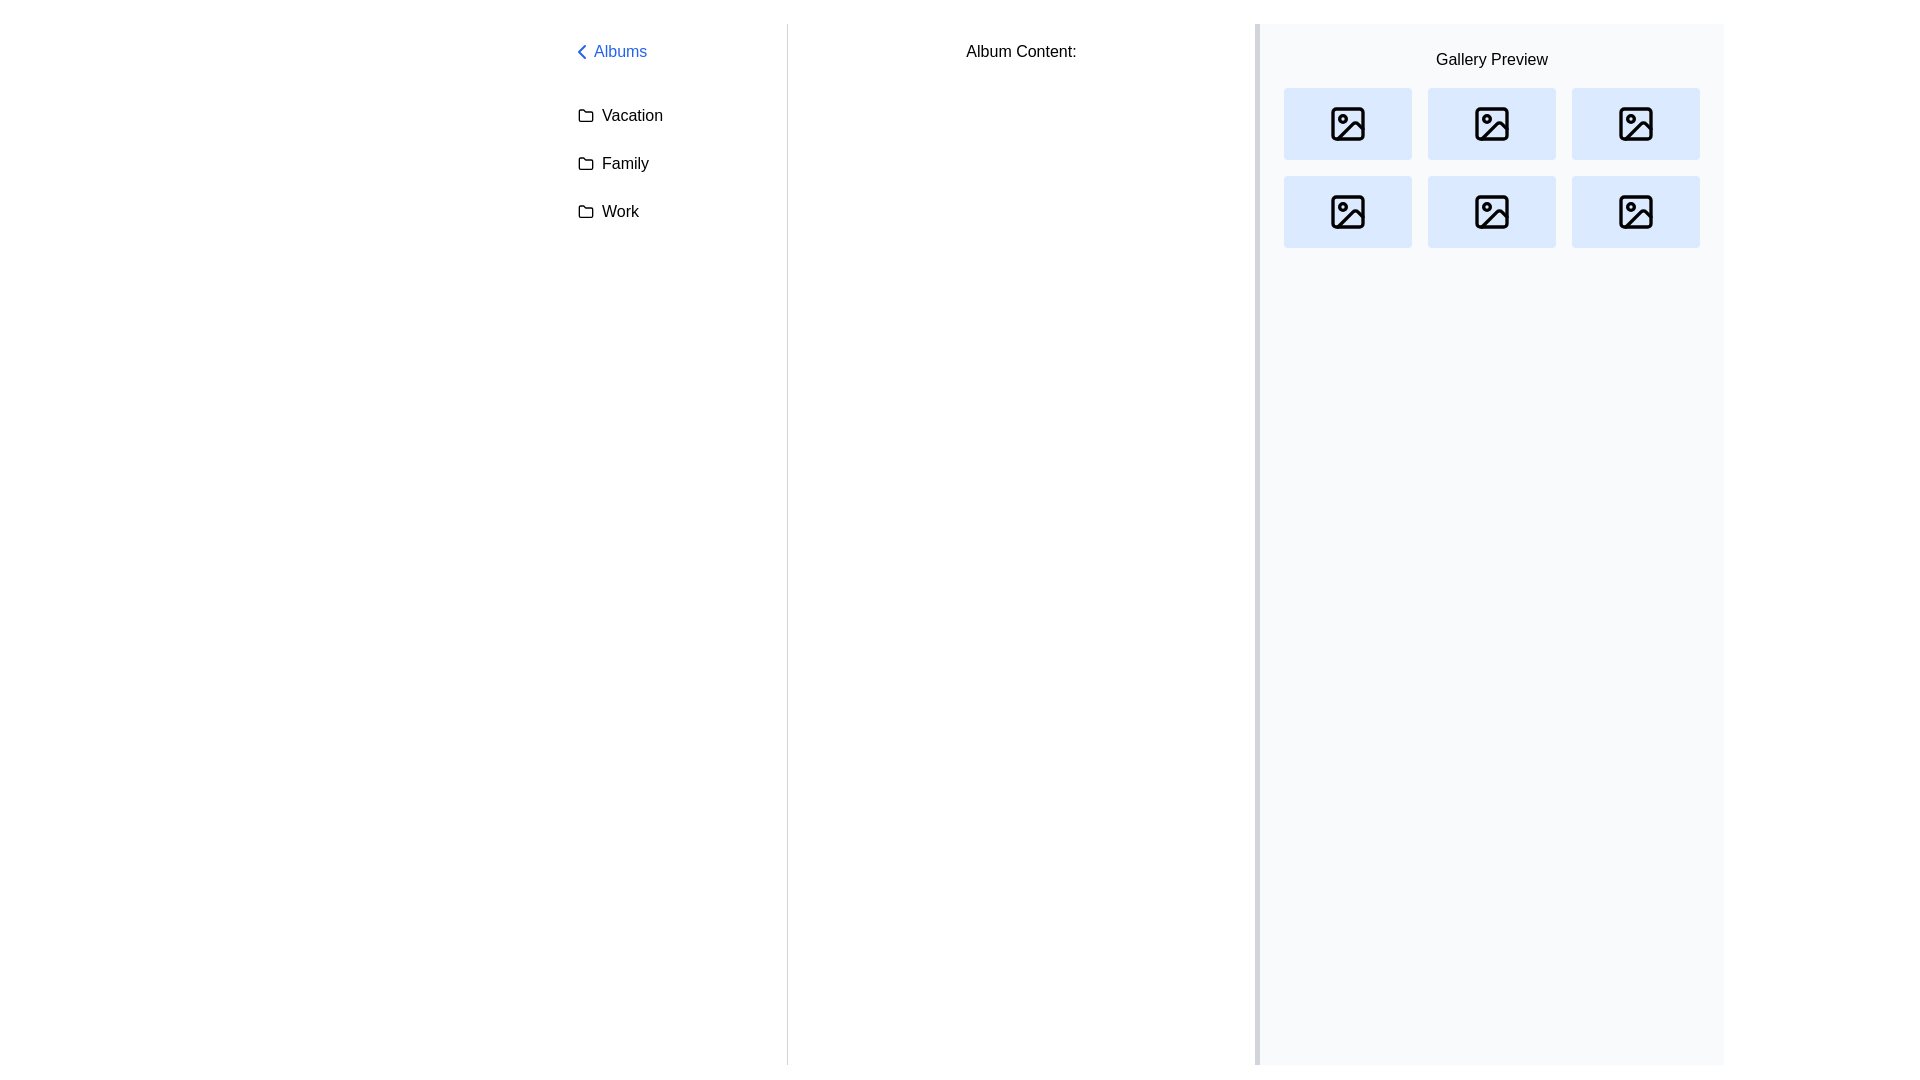 The image size is (1920, 1080). What do you see at coordinates (670, 50) in the screenshot?
I see `the button located at the top of the left column, above the items 'Vacation', 'Family', and 'Work'` at bounding box center [670, 50].